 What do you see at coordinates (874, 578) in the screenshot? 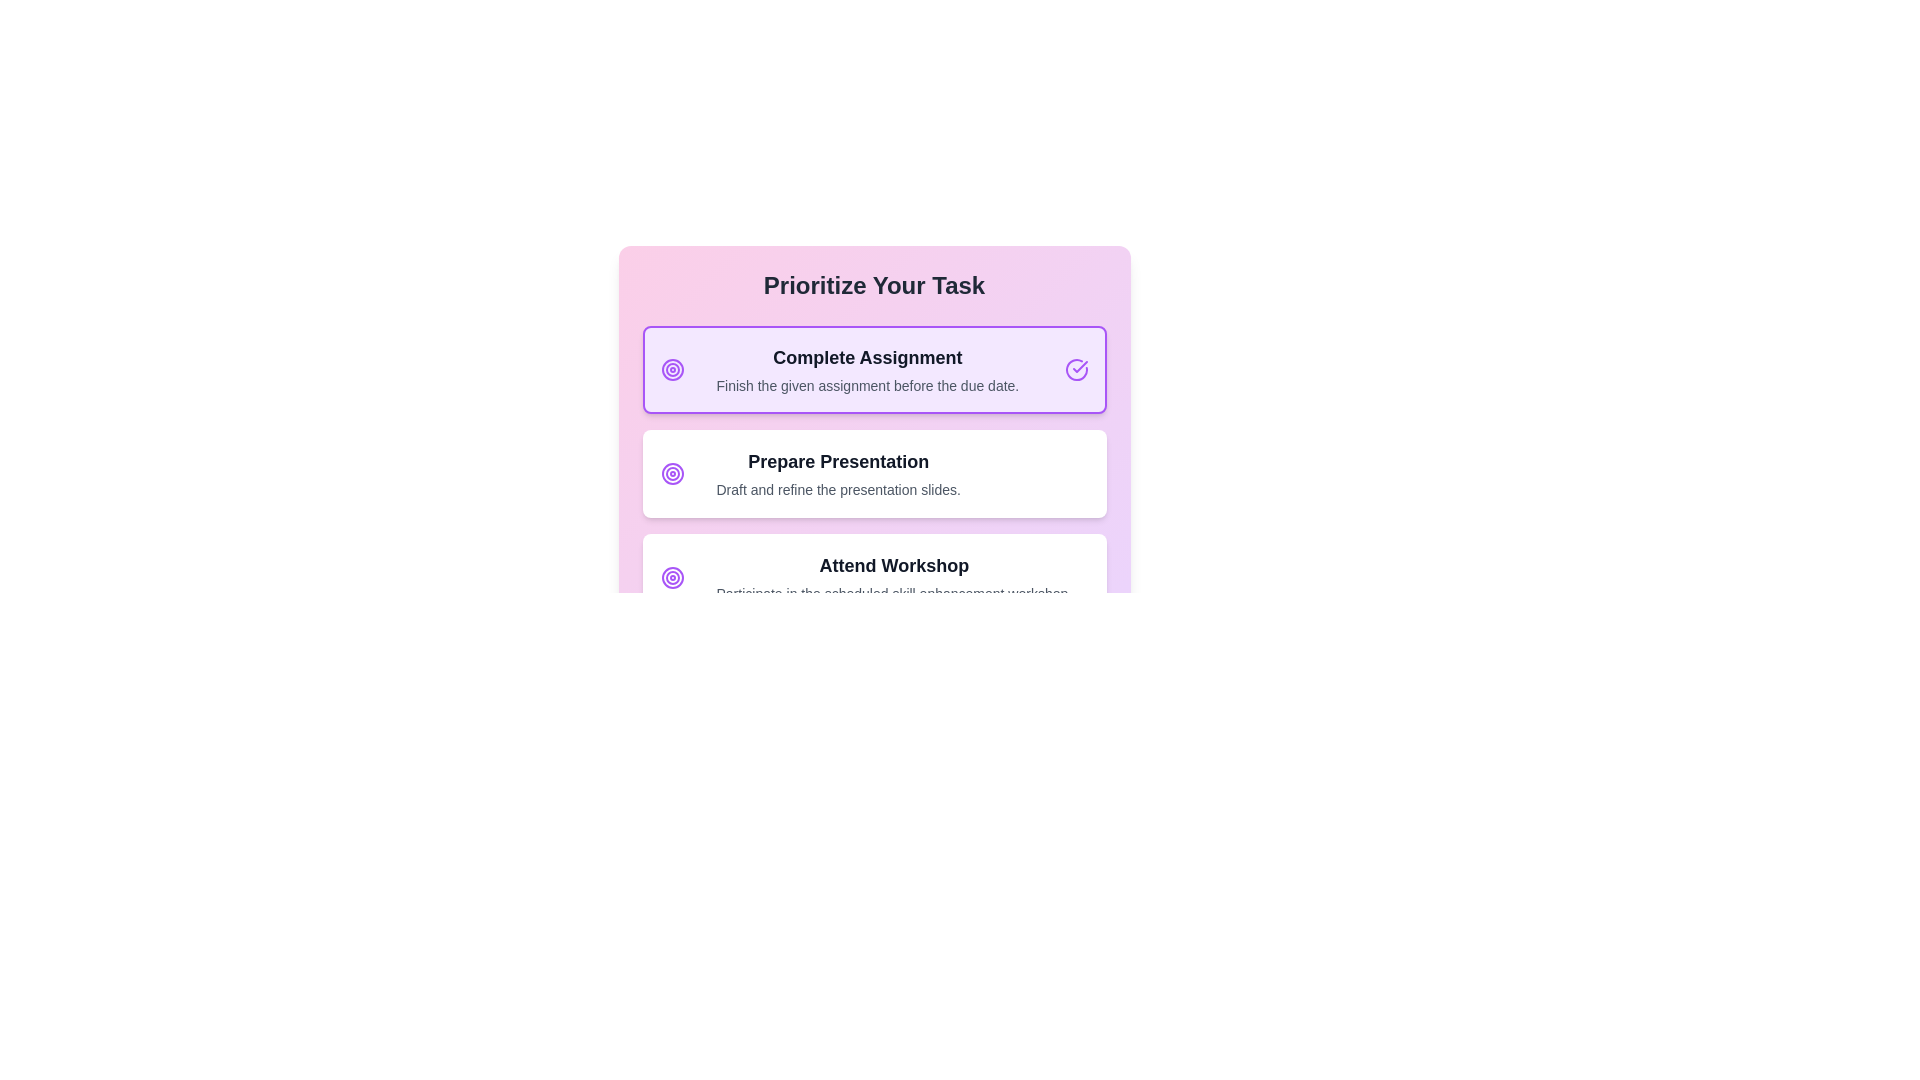
I see `the 'Attend Workshop' informational card` at bounding box center [874, 578].